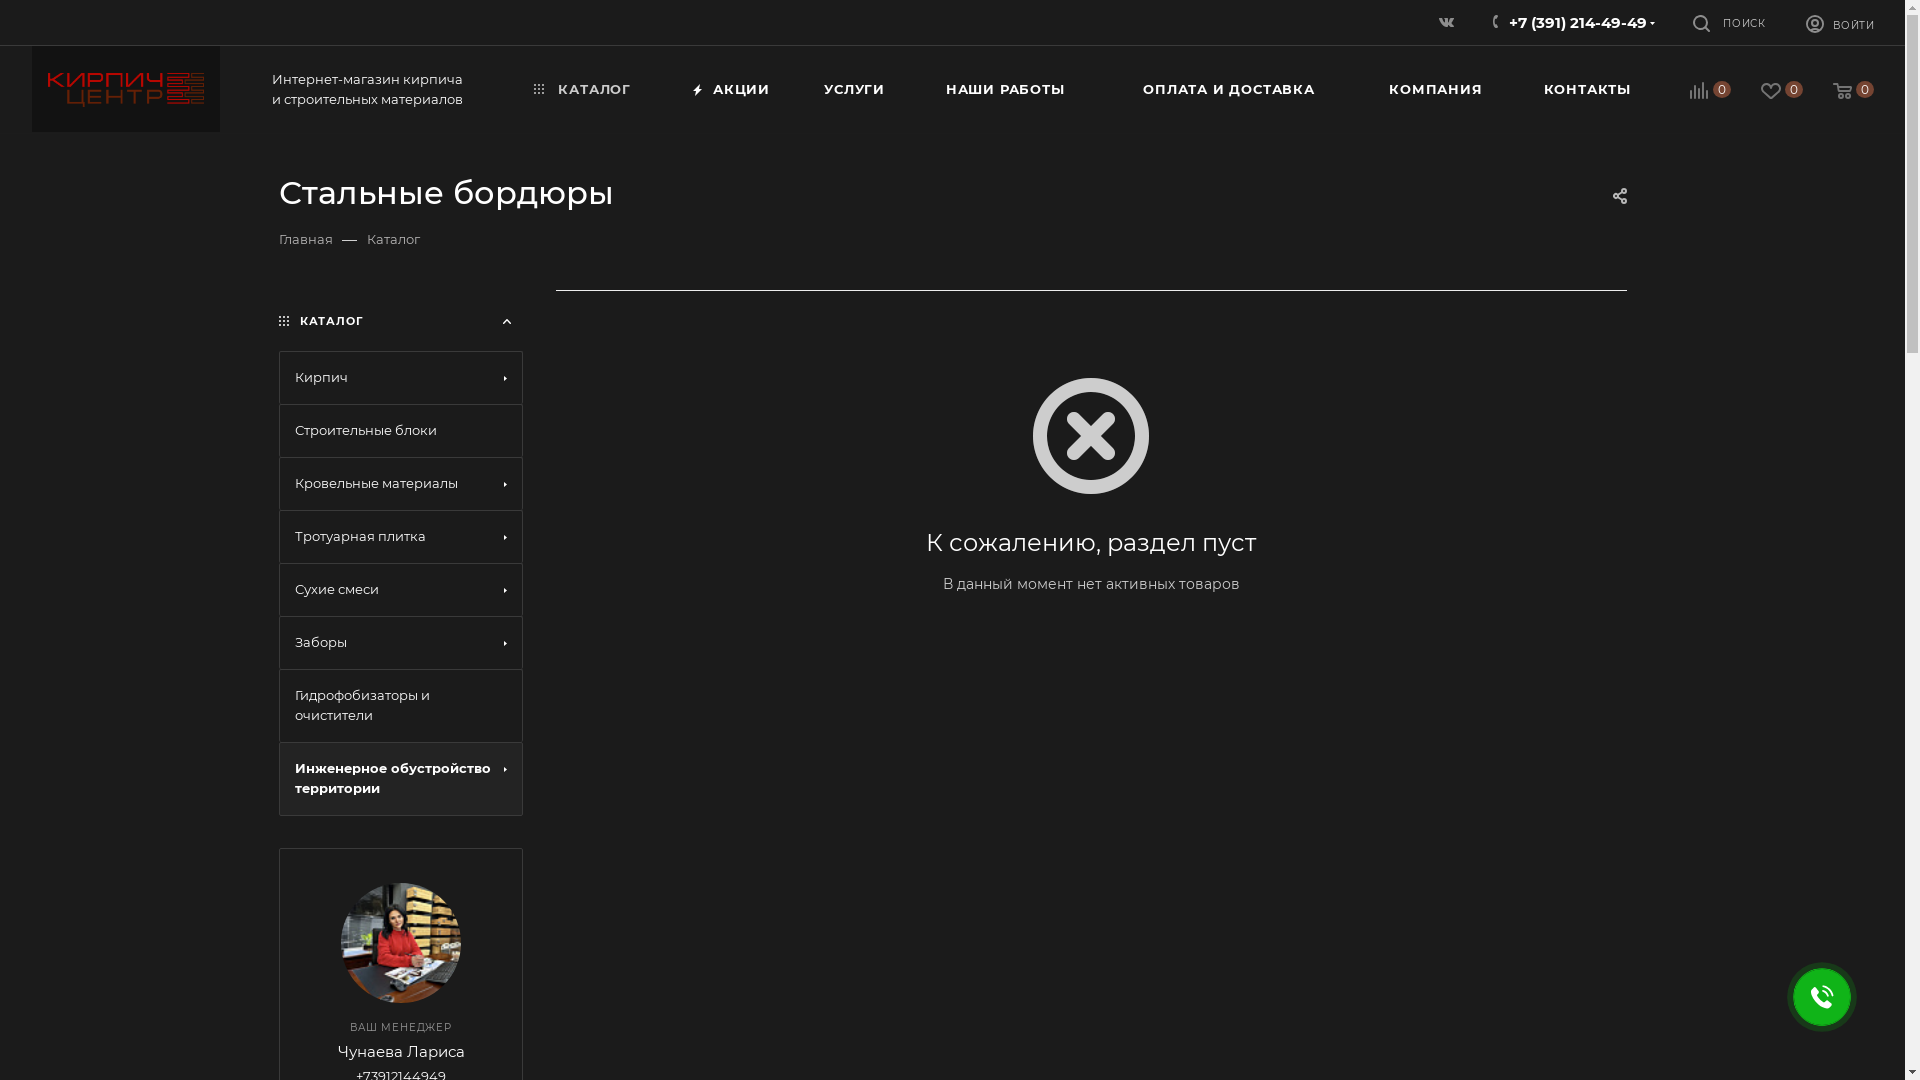  Describe the element at coordinates (1577, 22) in the screenshot. I see `'+7 (391) 214-49-49'` at that location.